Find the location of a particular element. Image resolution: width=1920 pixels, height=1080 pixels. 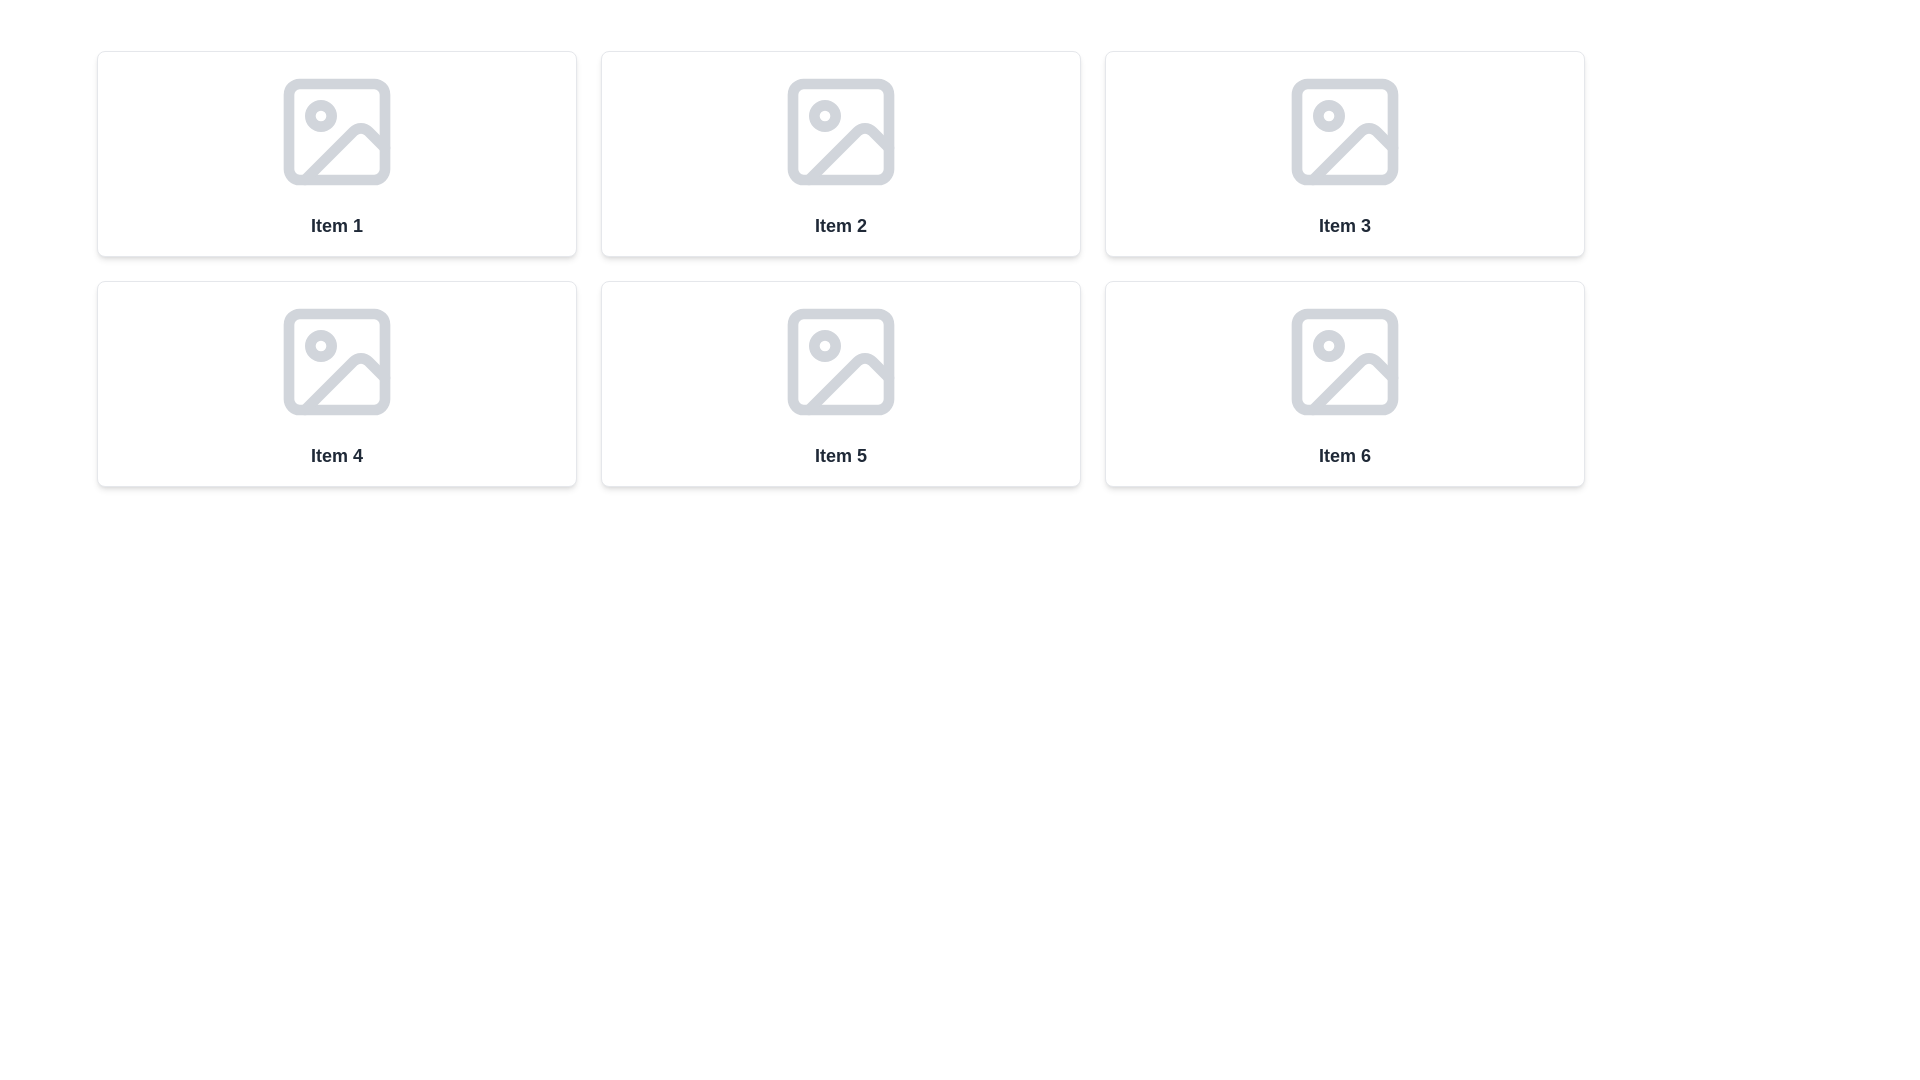

the 'Item 5' text label, which is displayed in a large, bold font and is located below an image icon in a card layout, specifically in the second row and third column of a two-row grid view is located at coordinates (840, 455).